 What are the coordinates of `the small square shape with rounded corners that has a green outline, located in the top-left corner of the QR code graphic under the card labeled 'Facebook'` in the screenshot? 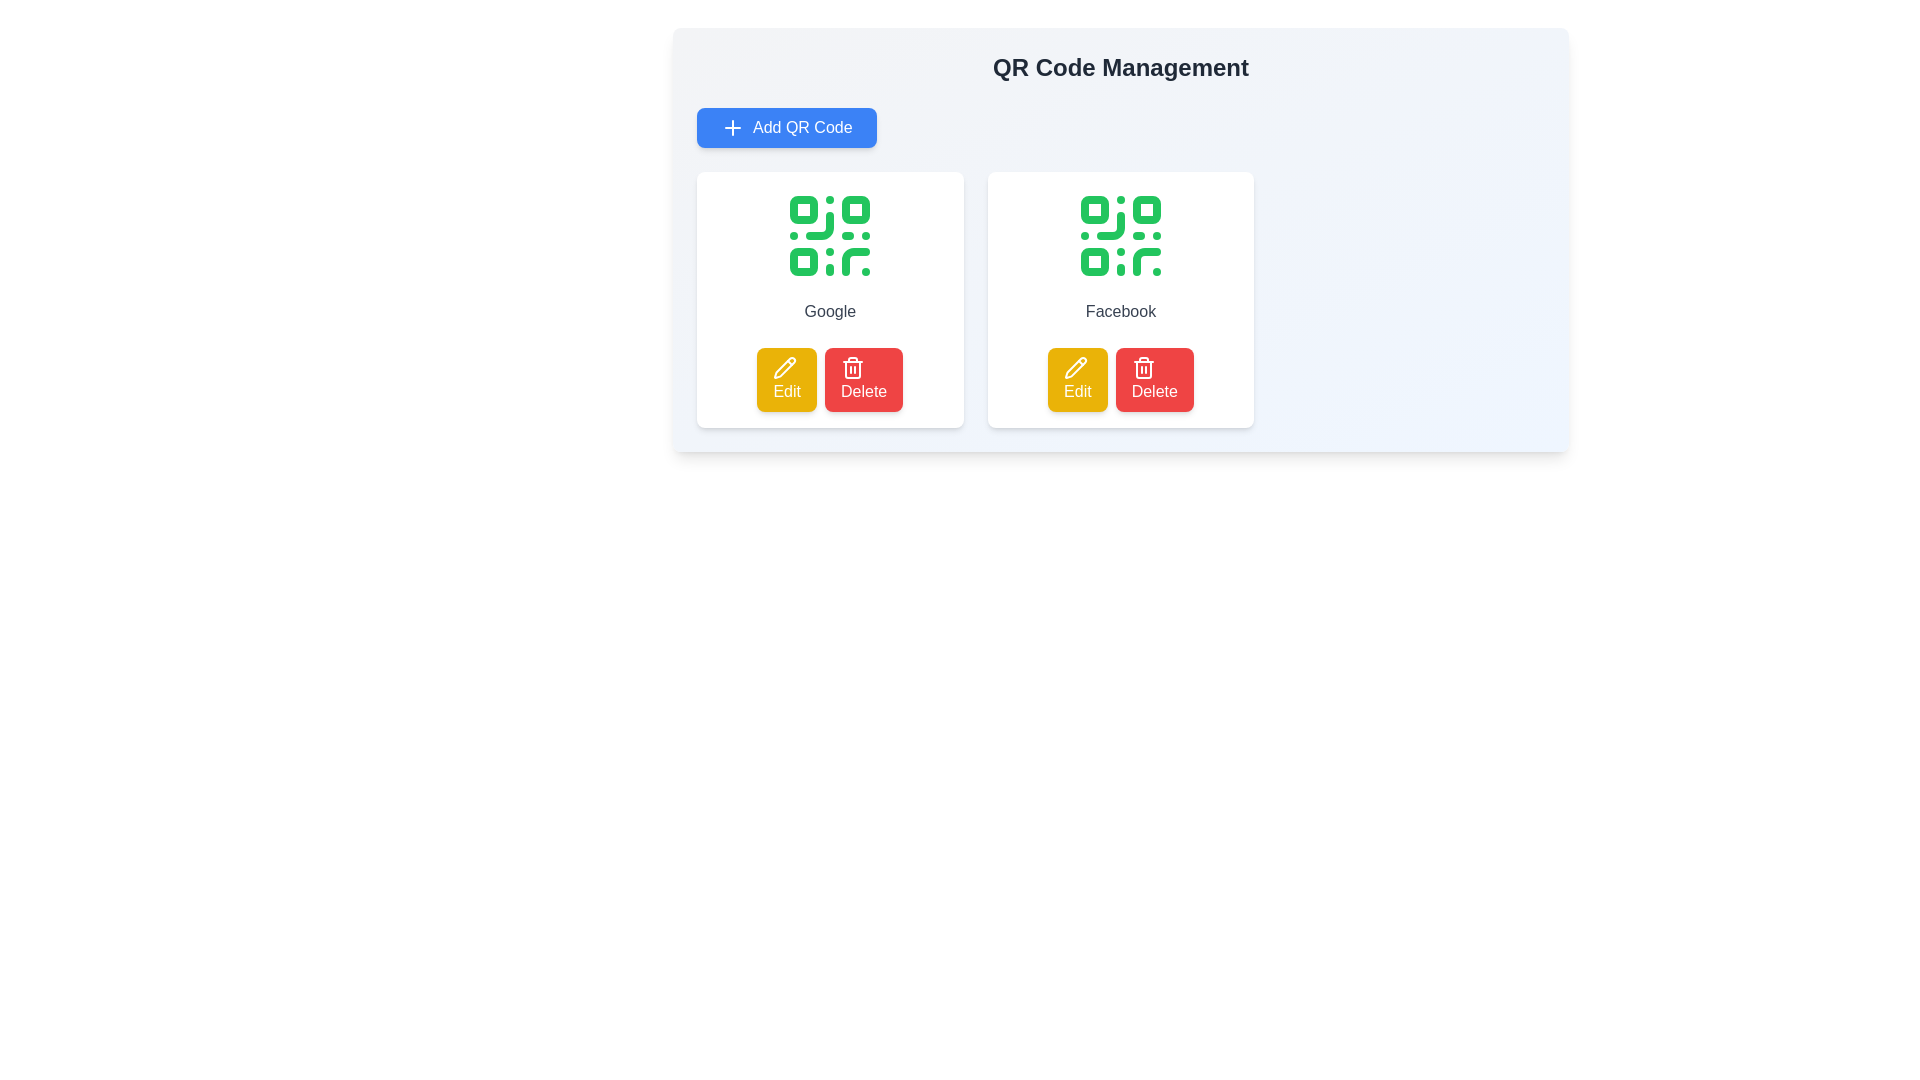 It's located at (1093, 209).